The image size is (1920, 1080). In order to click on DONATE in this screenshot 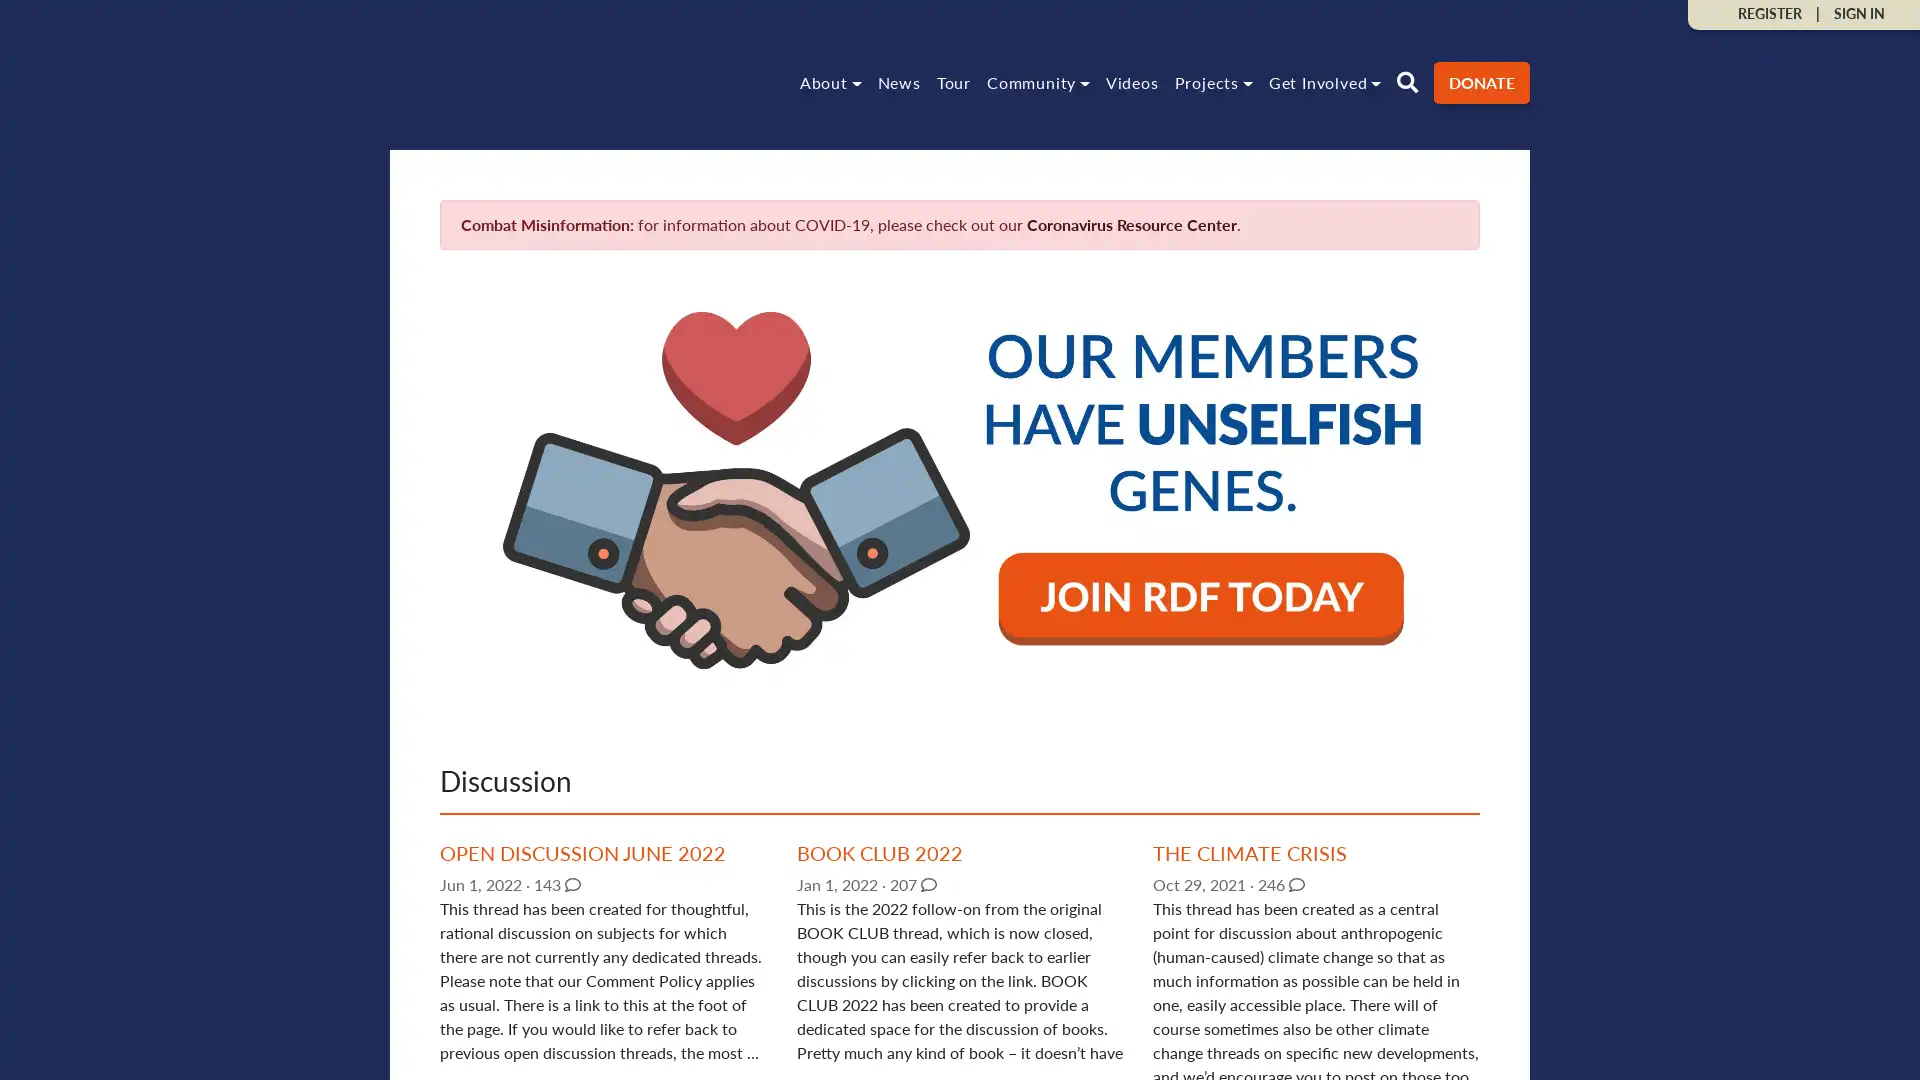, I will do `click(1482, 80)`.